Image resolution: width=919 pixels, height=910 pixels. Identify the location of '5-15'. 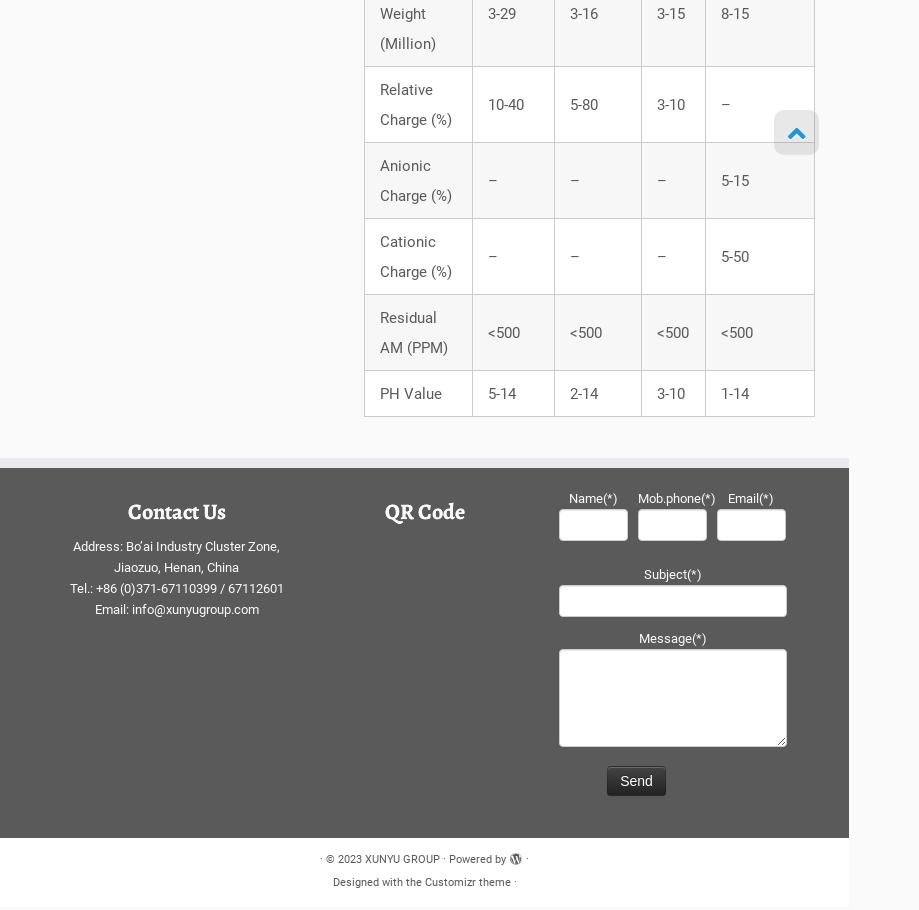
(733, 185).